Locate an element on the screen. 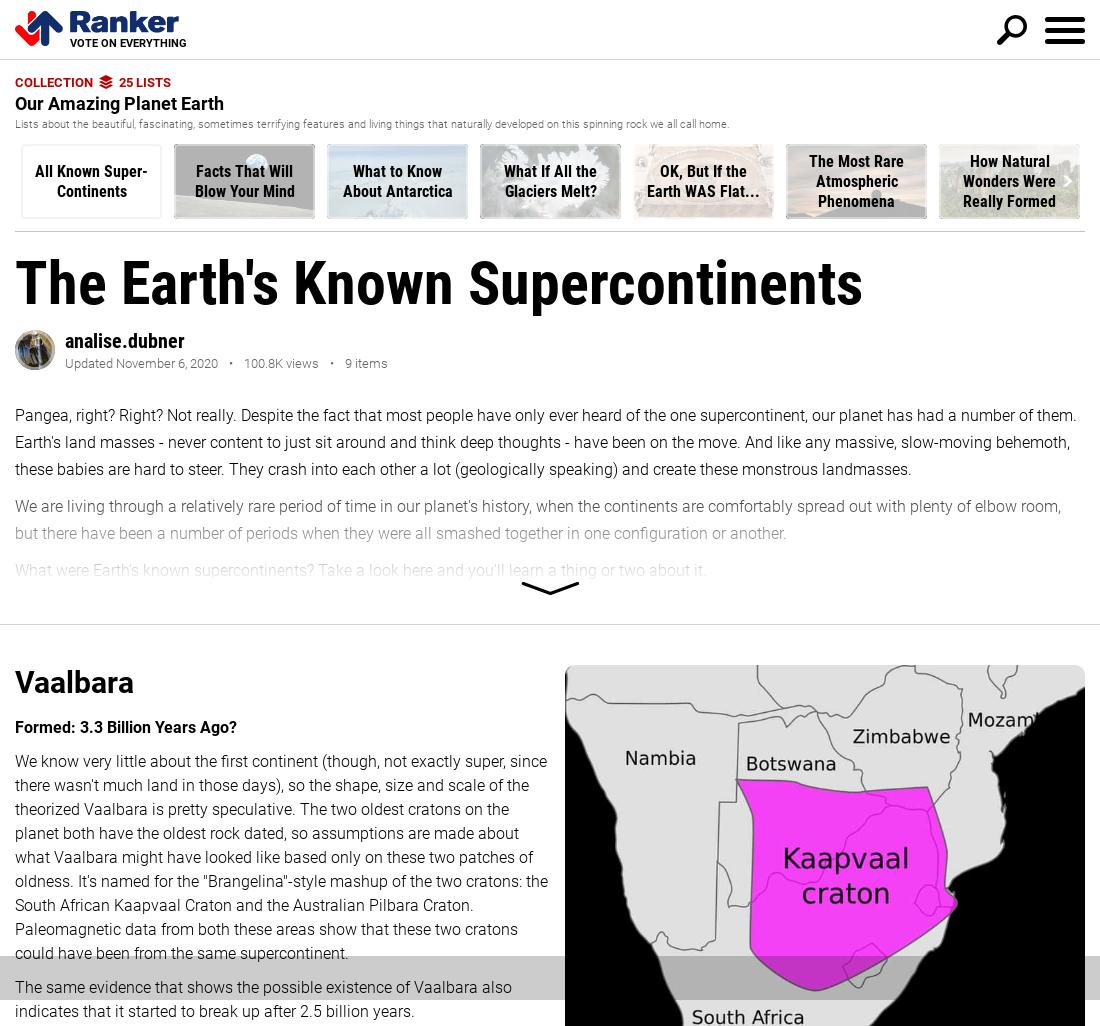 The height and width of the screenshot is (1026, 1100). '25 LISTS' is located at coordinates (143, 81).